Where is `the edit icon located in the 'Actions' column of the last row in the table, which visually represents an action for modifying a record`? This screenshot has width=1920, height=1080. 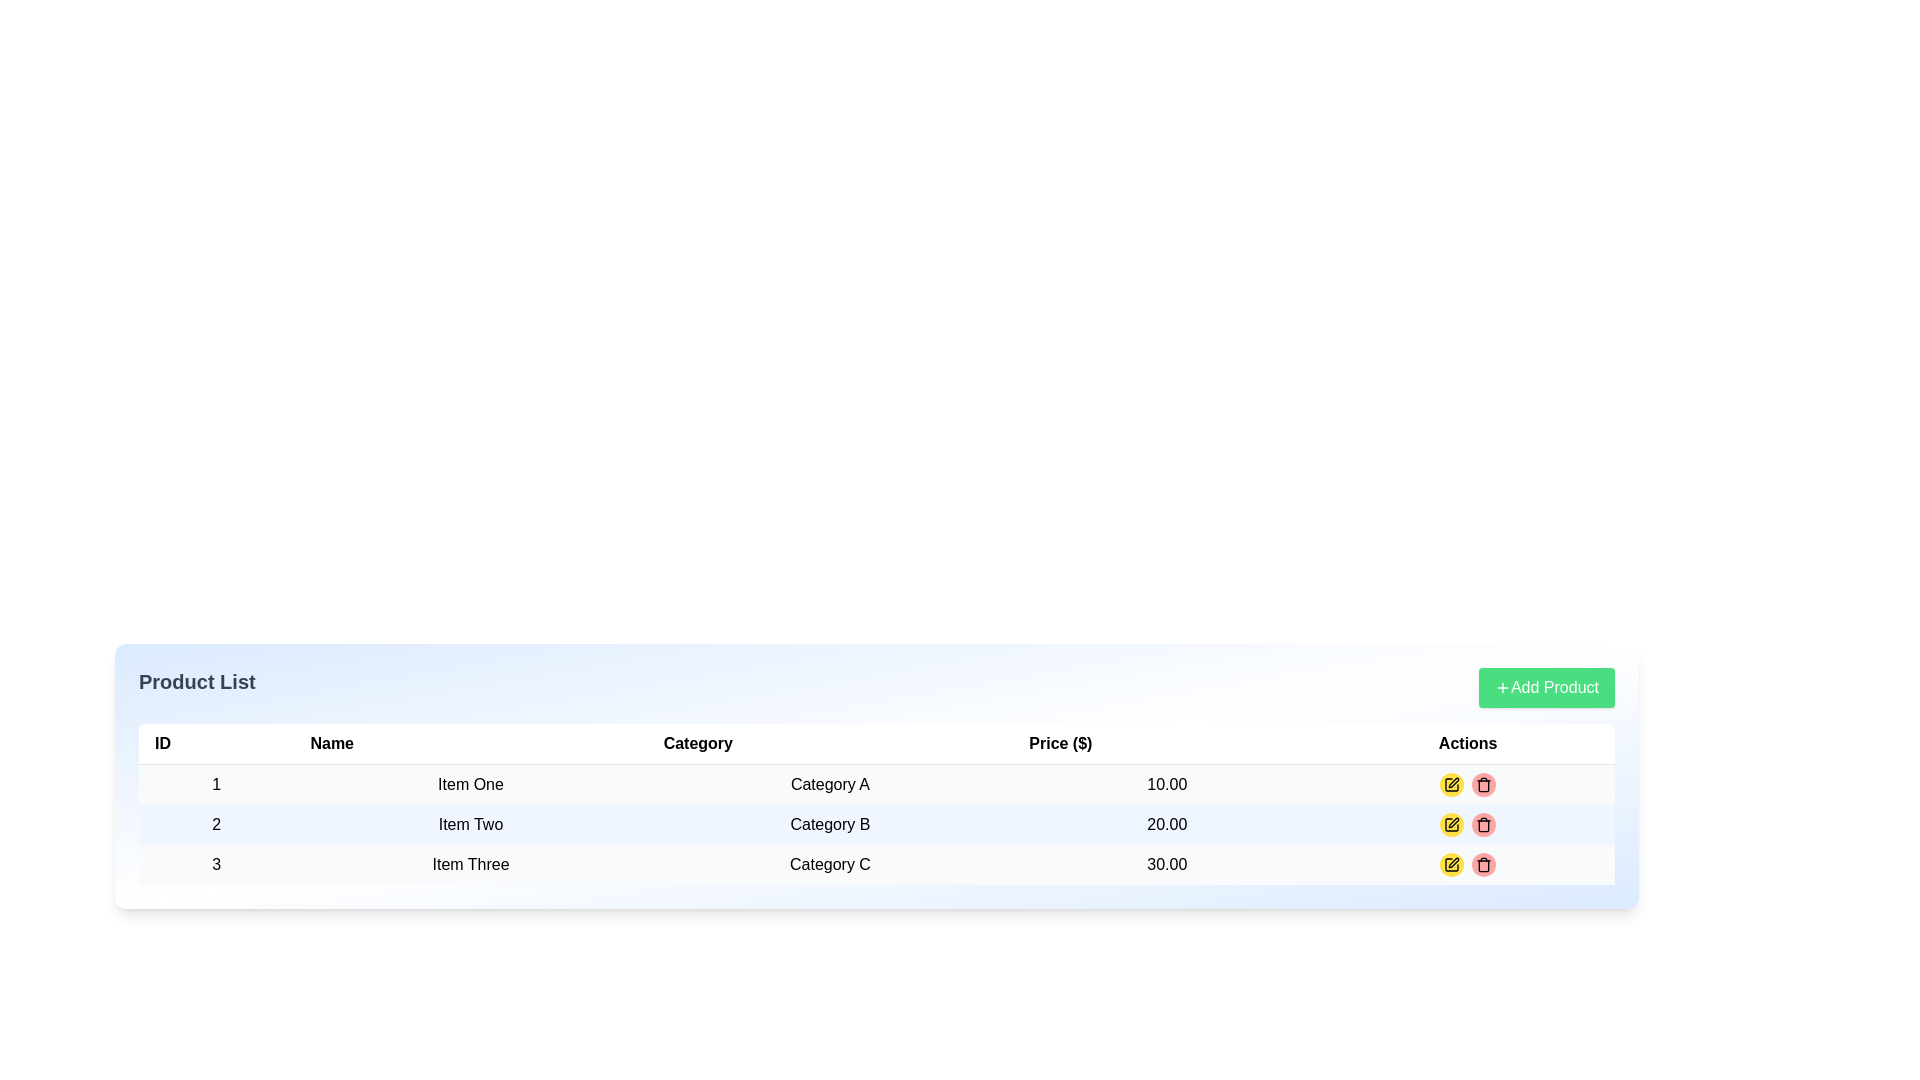 the edit icon located in the 'Actions' column of the last row in the table, which visually represents an action for modifying a record is located at coordinates (1454, 822).